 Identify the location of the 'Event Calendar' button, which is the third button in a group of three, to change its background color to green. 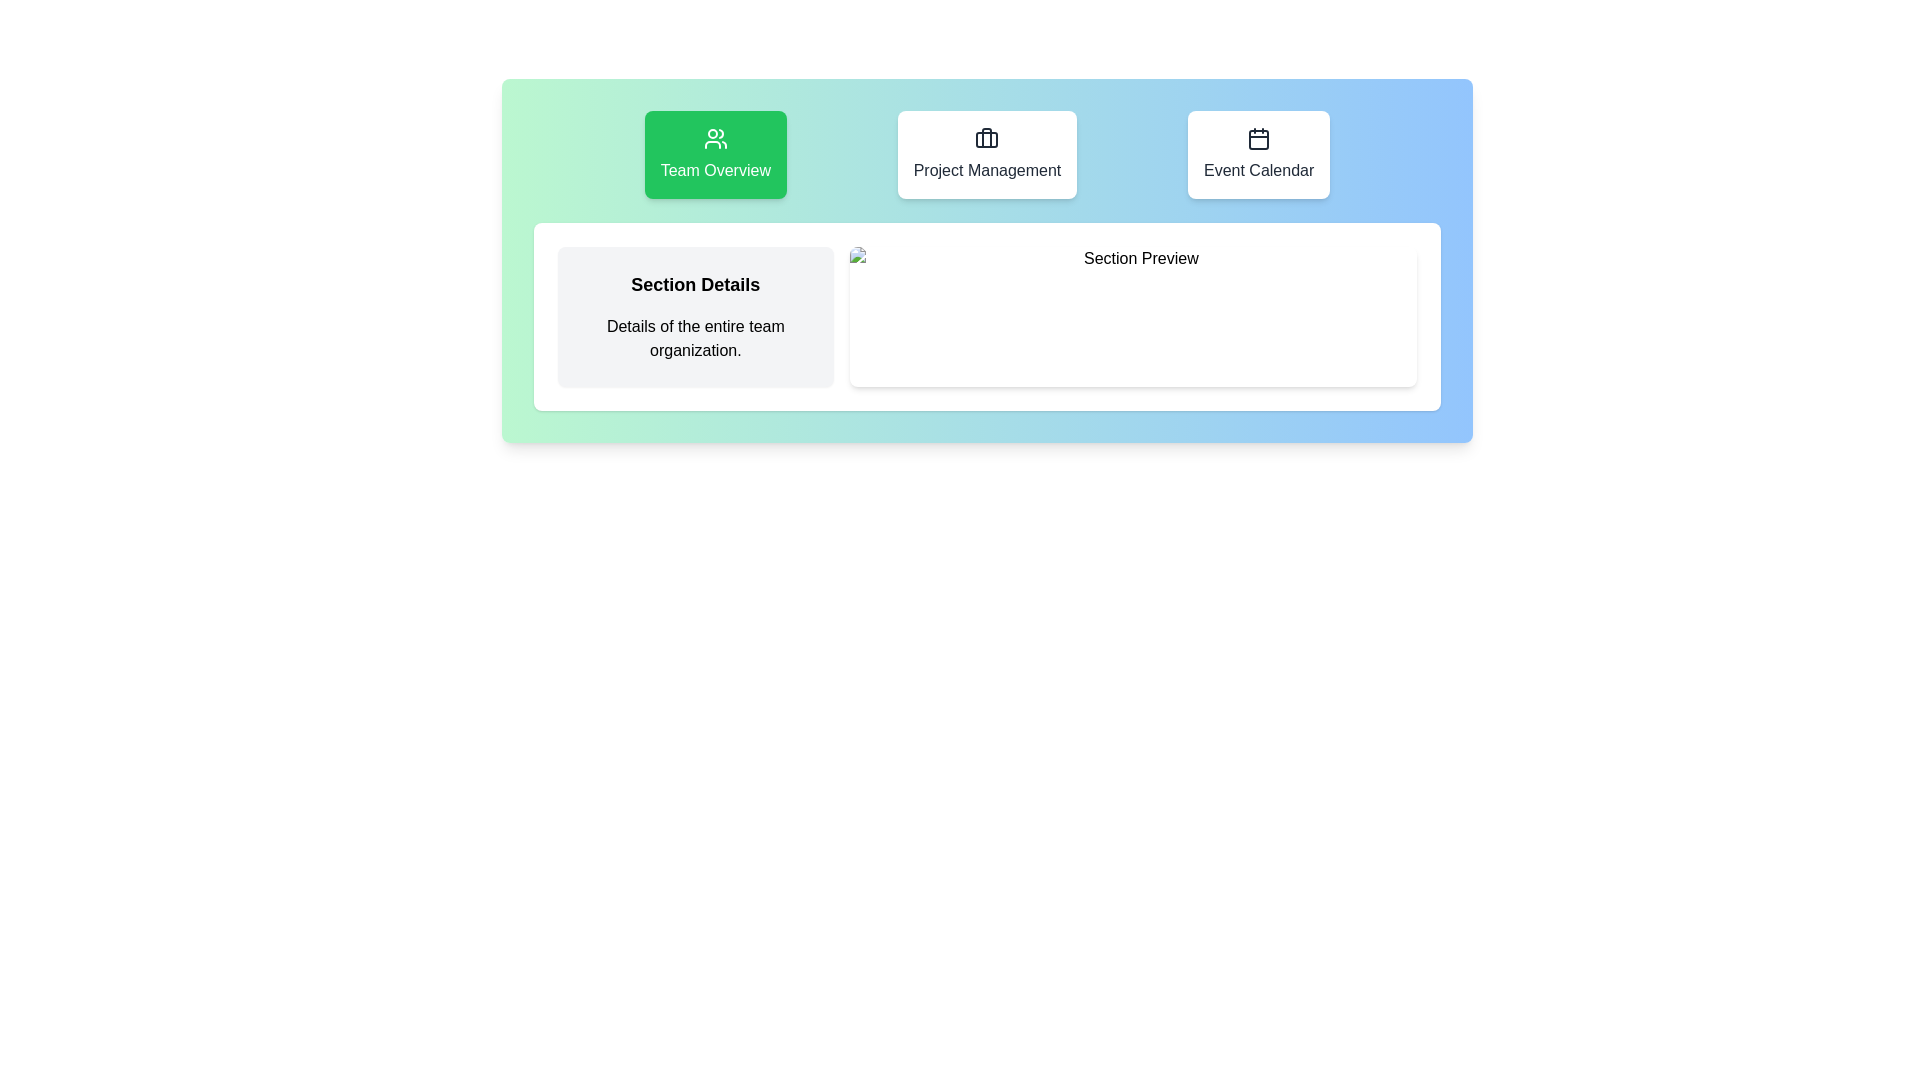
(1258, 153).